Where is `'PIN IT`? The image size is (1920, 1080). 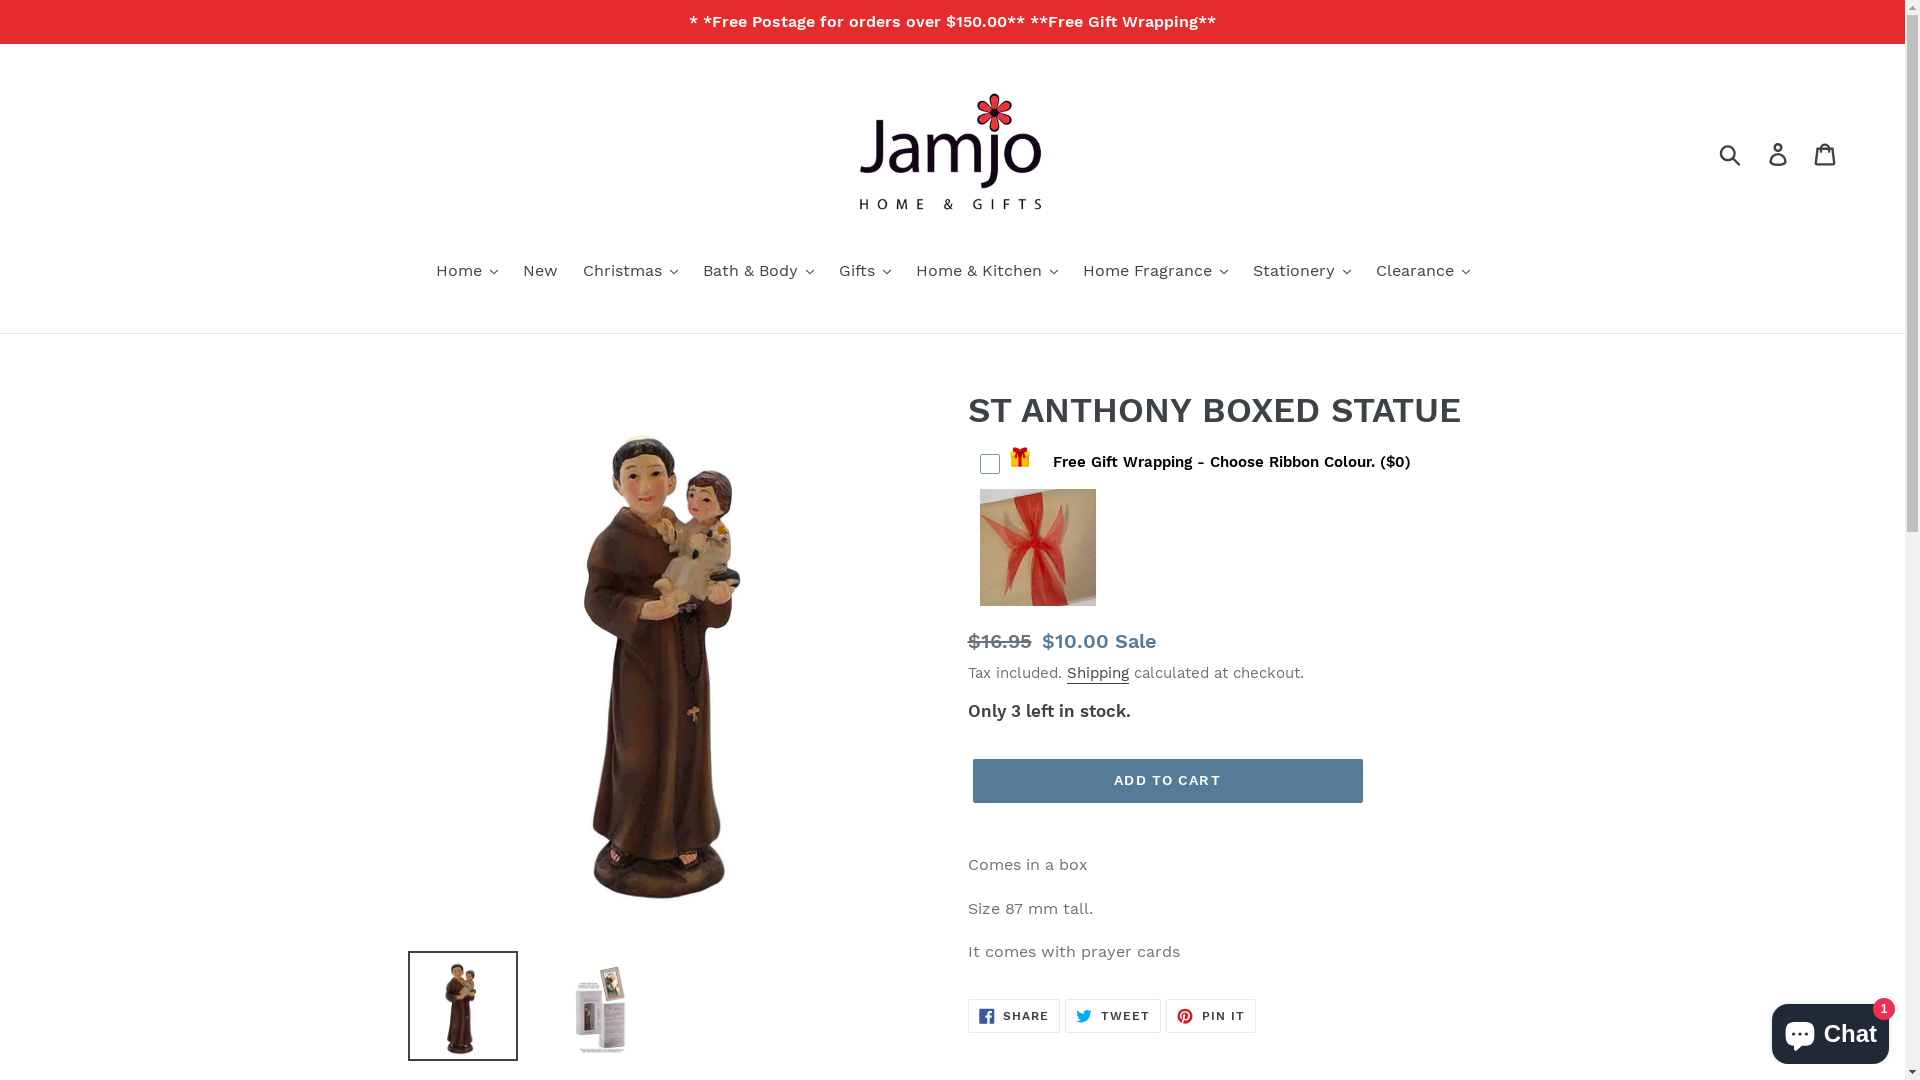
'PIN IT is located at coordinates (1209, 1015).